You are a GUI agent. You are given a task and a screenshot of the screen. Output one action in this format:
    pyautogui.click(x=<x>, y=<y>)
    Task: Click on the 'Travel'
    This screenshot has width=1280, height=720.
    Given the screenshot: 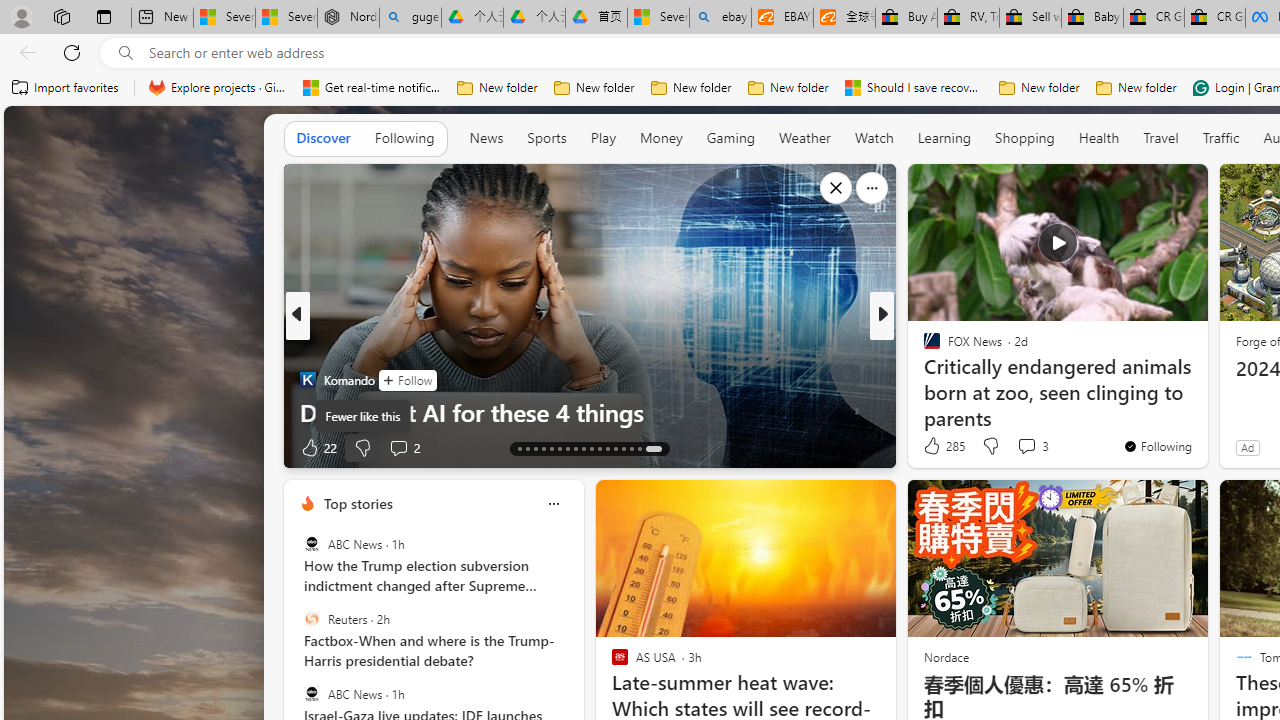 What is the action you would take?
    pyautogui.click(x=1160, y=137)
    